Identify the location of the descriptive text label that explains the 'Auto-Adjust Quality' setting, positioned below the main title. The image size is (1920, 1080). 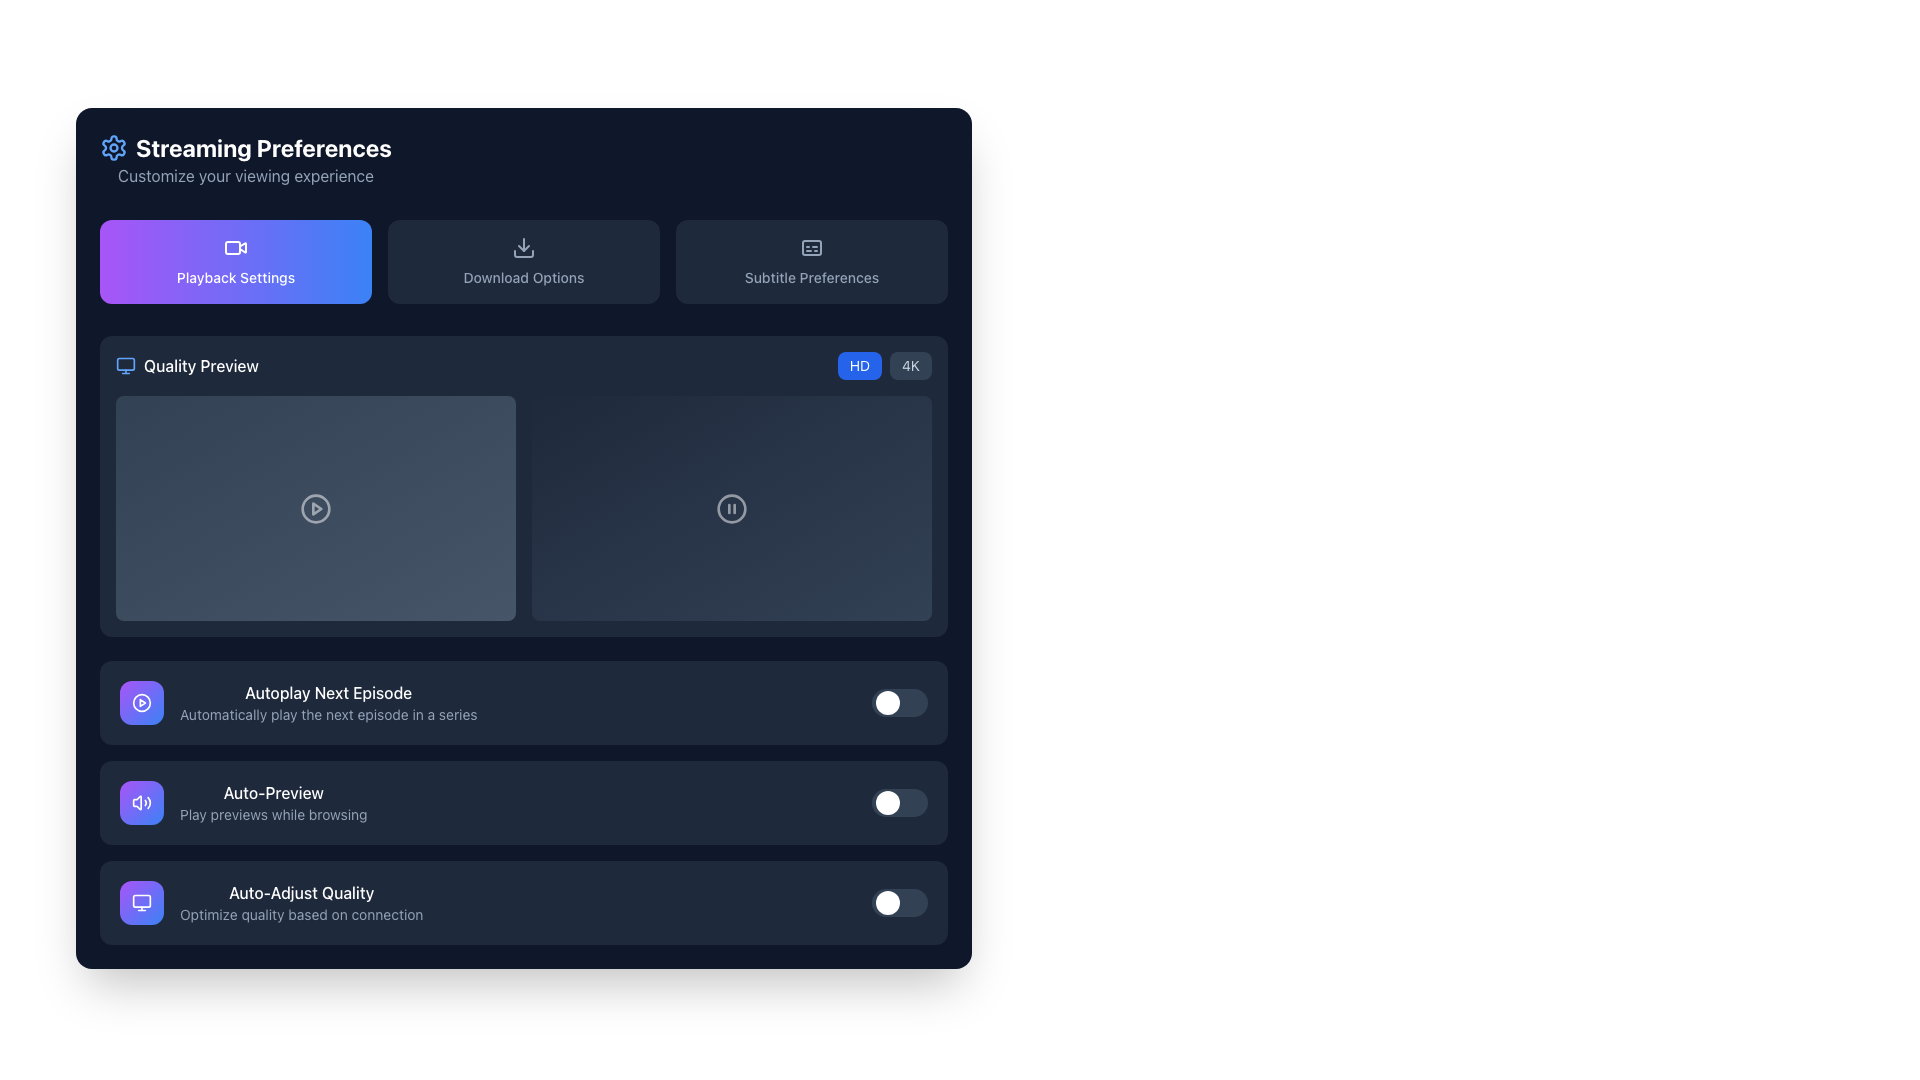
(300, 914).